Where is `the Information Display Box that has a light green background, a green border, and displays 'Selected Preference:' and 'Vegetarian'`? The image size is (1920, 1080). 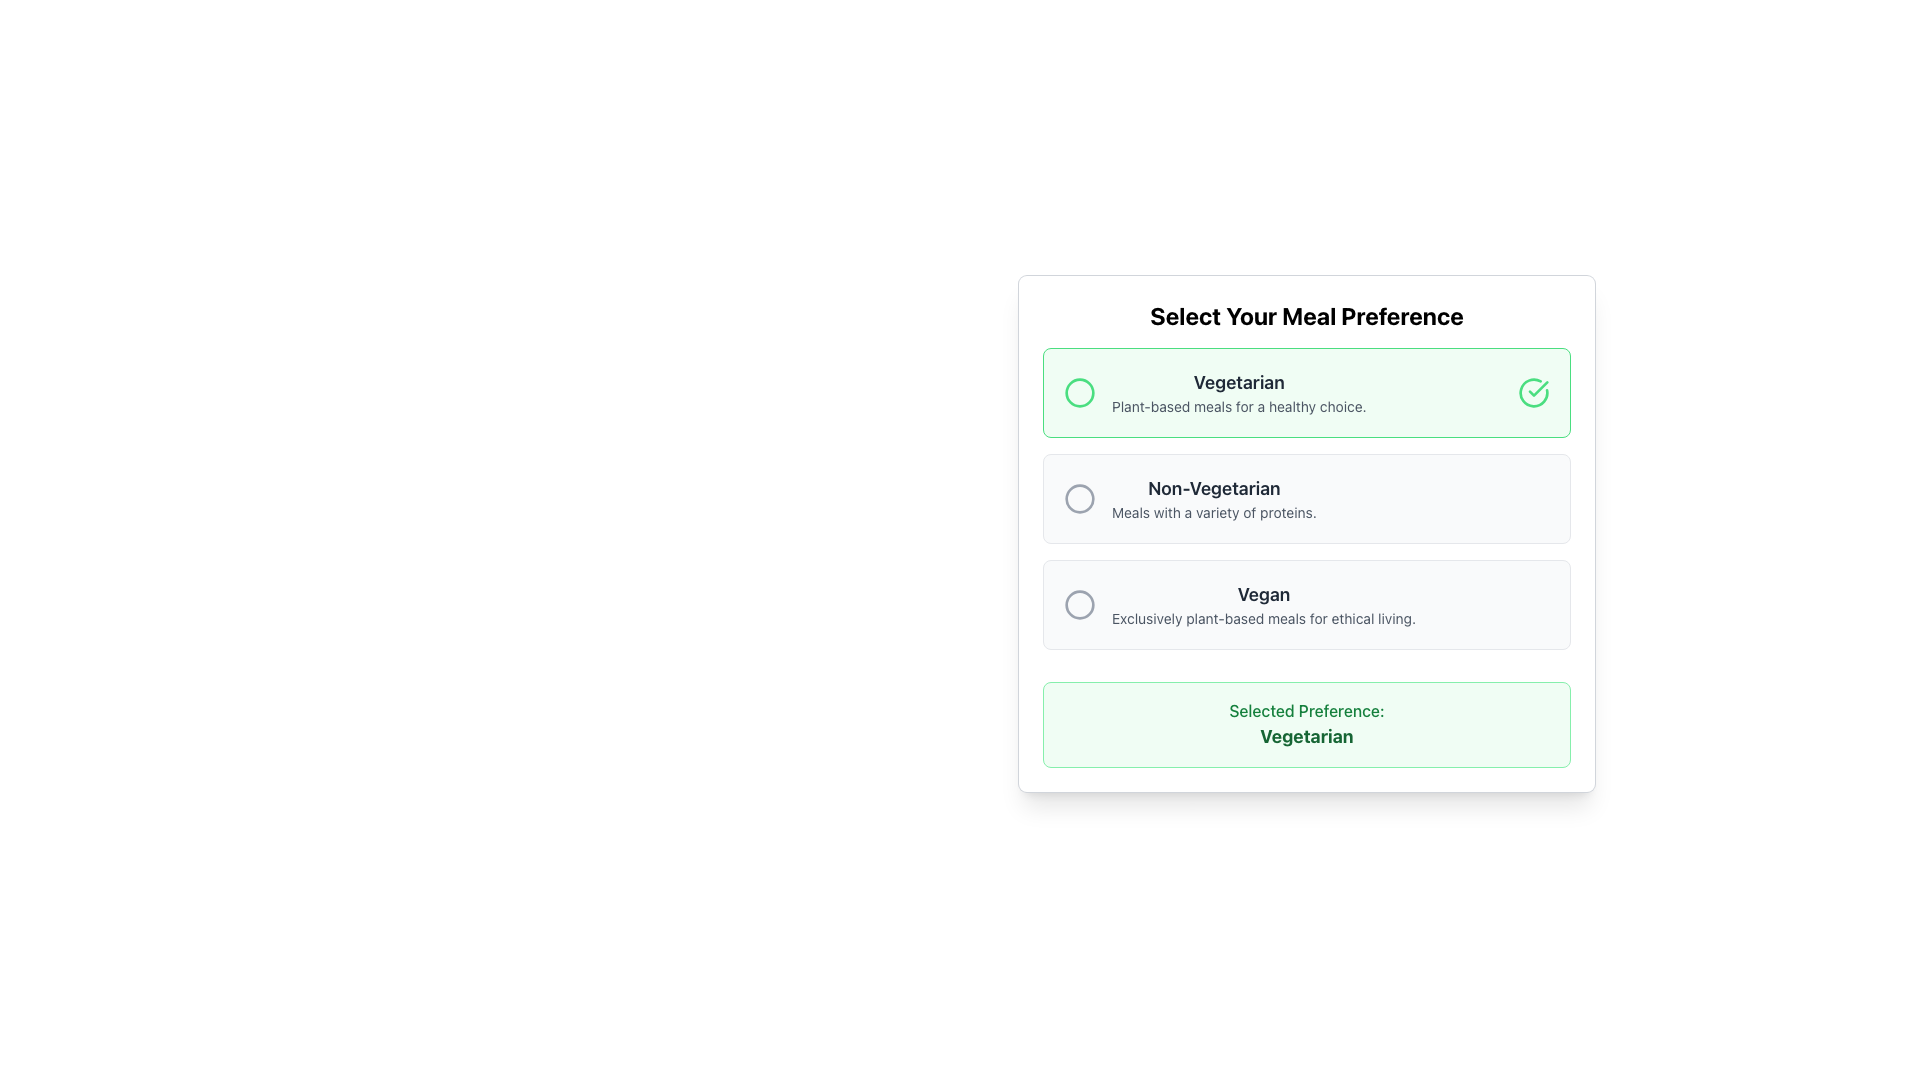 the Information Display Box that has a light green background, a green border, and displays 'Selected Preference:' and 'Vegetarian' is located at coordinates (1306, 725).